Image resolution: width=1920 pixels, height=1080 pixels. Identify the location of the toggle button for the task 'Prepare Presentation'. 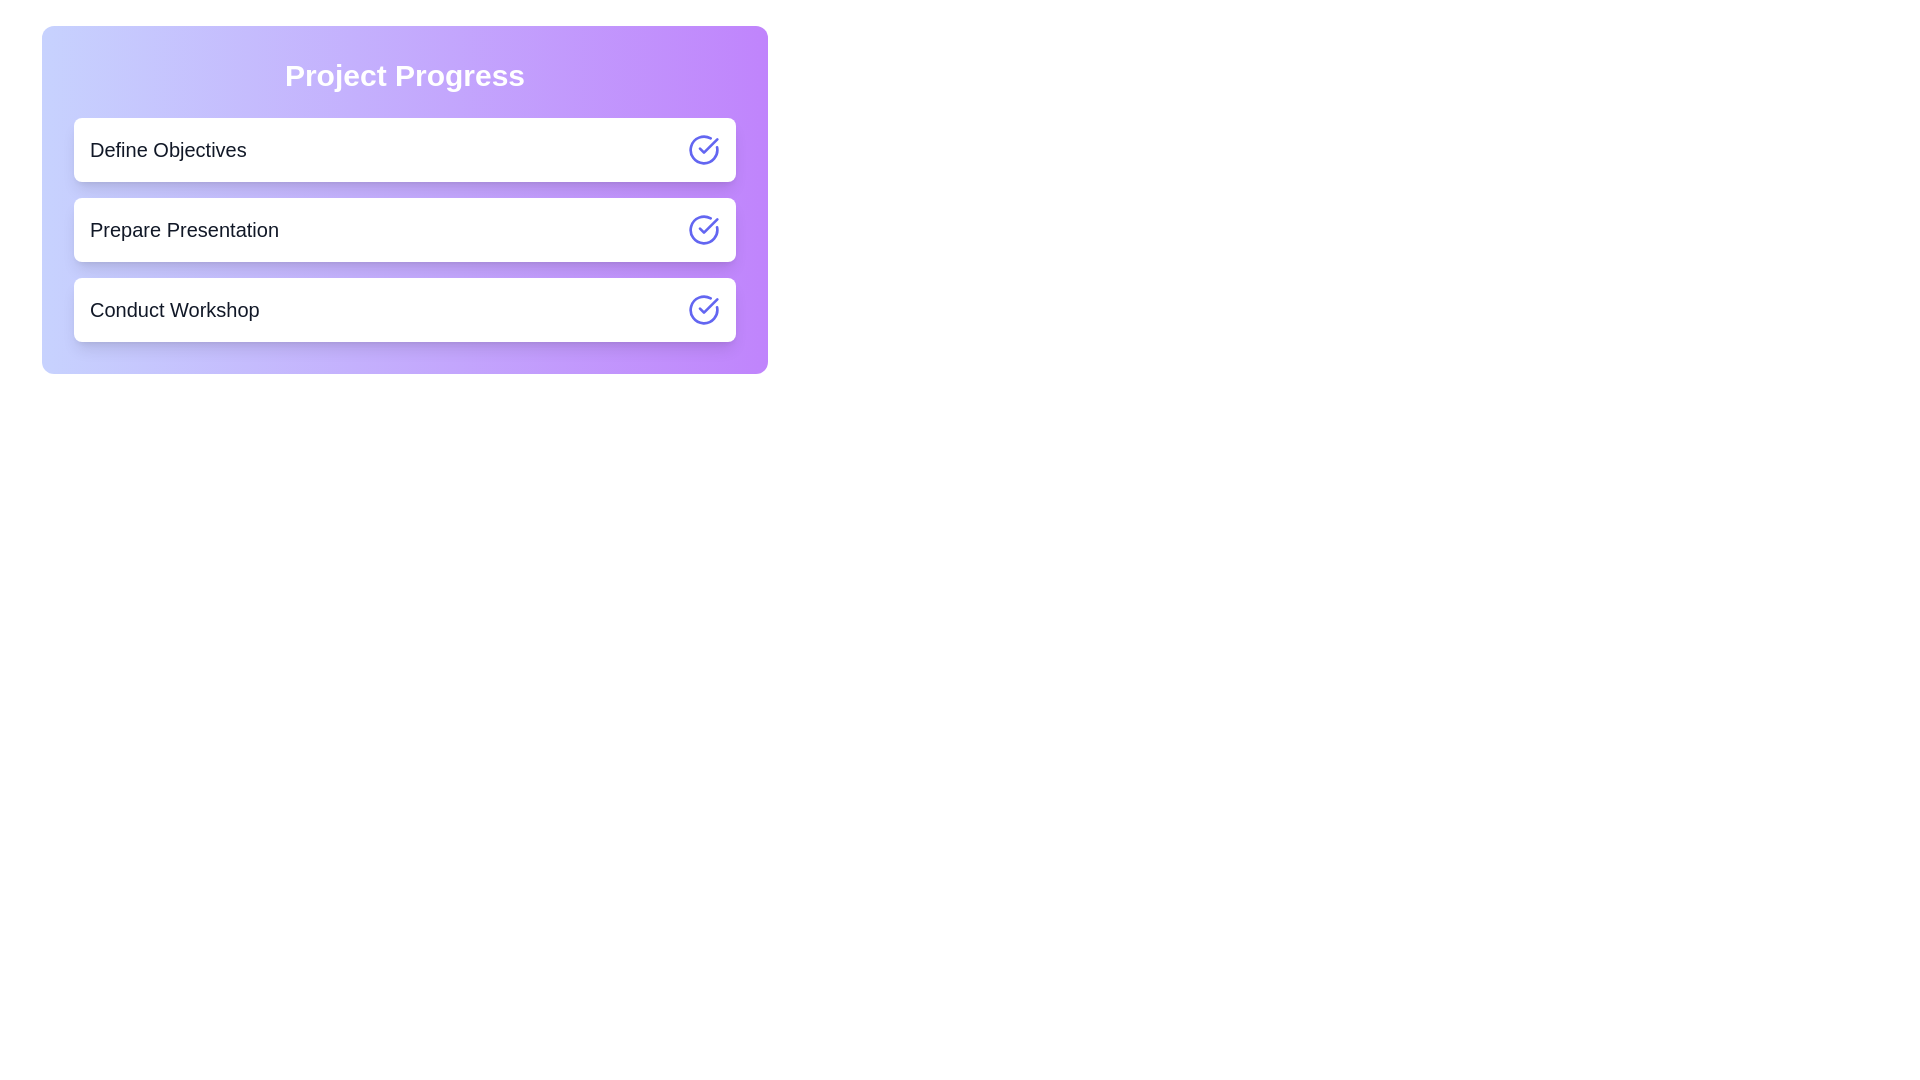
(704, 229).